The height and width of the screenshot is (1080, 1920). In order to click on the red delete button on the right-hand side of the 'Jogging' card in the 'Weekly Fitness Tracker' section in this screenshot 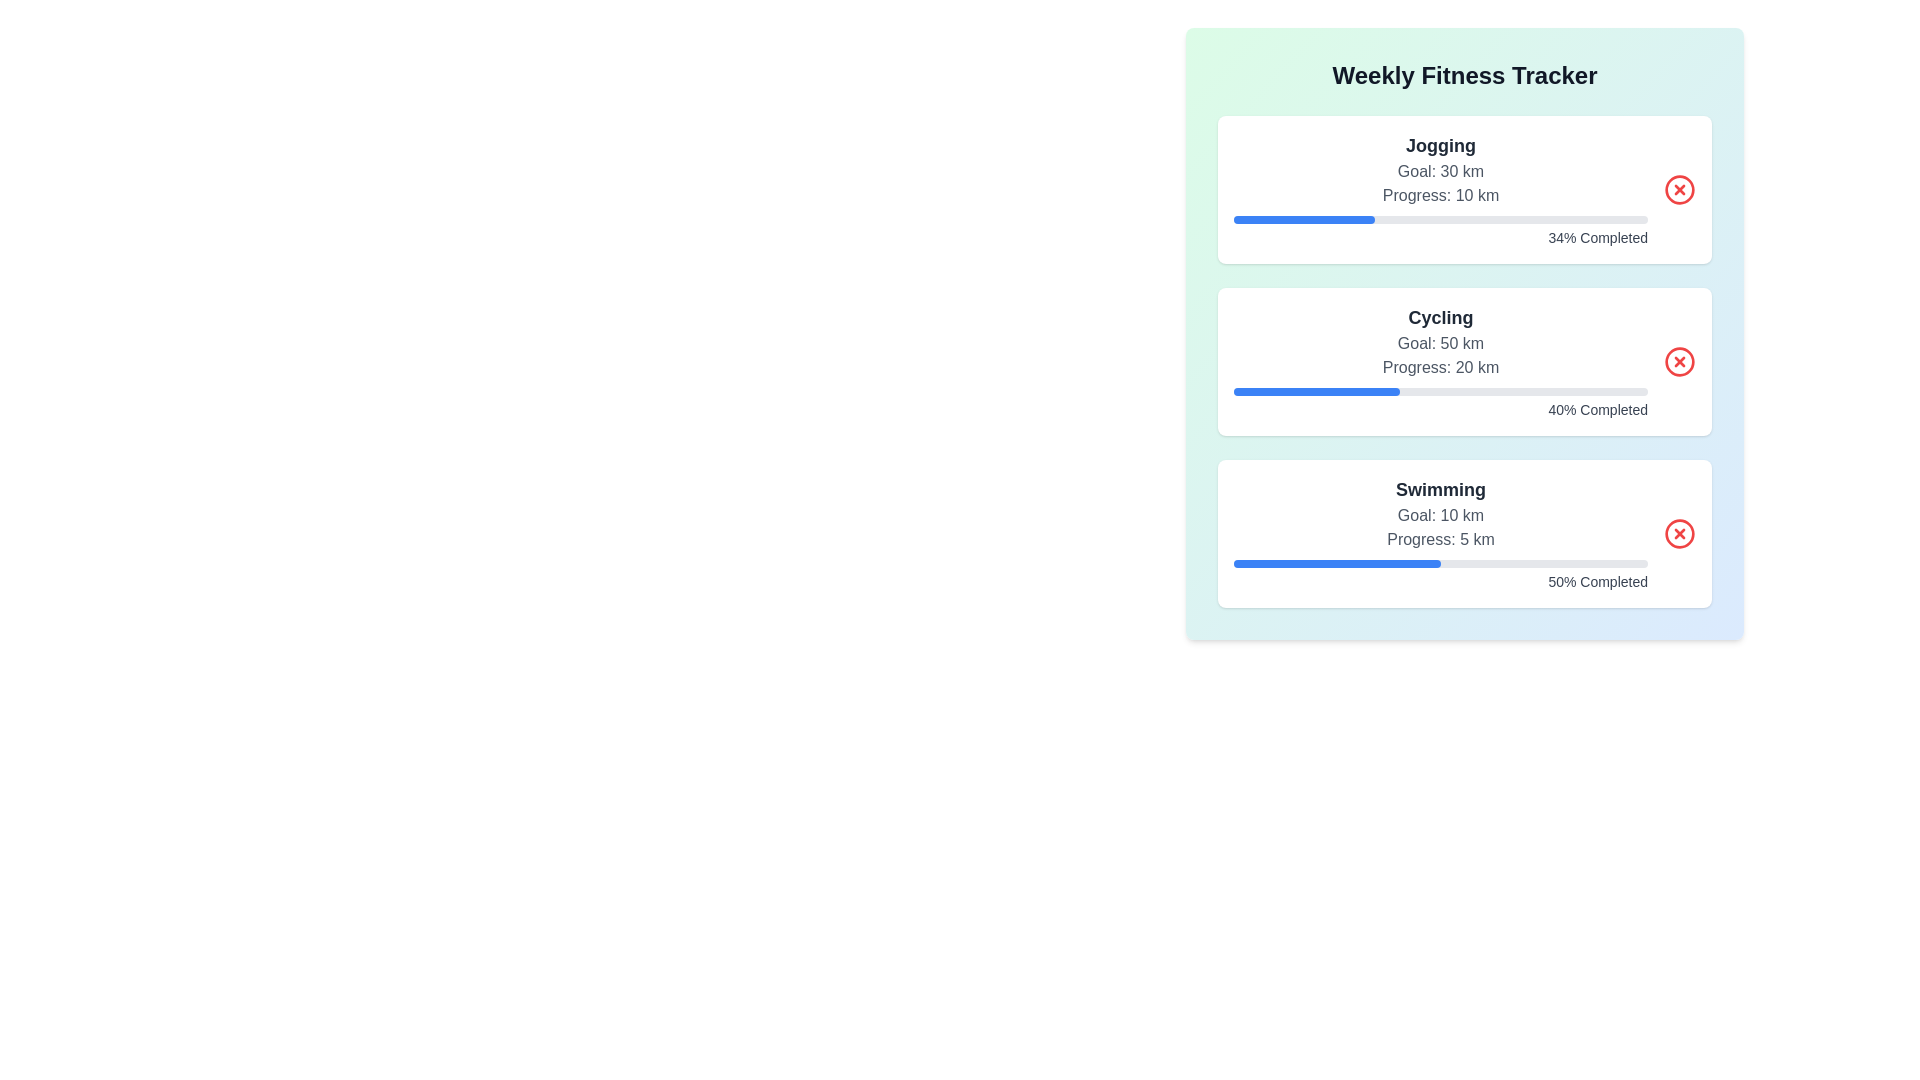, I will do `click(1680, 189)`.